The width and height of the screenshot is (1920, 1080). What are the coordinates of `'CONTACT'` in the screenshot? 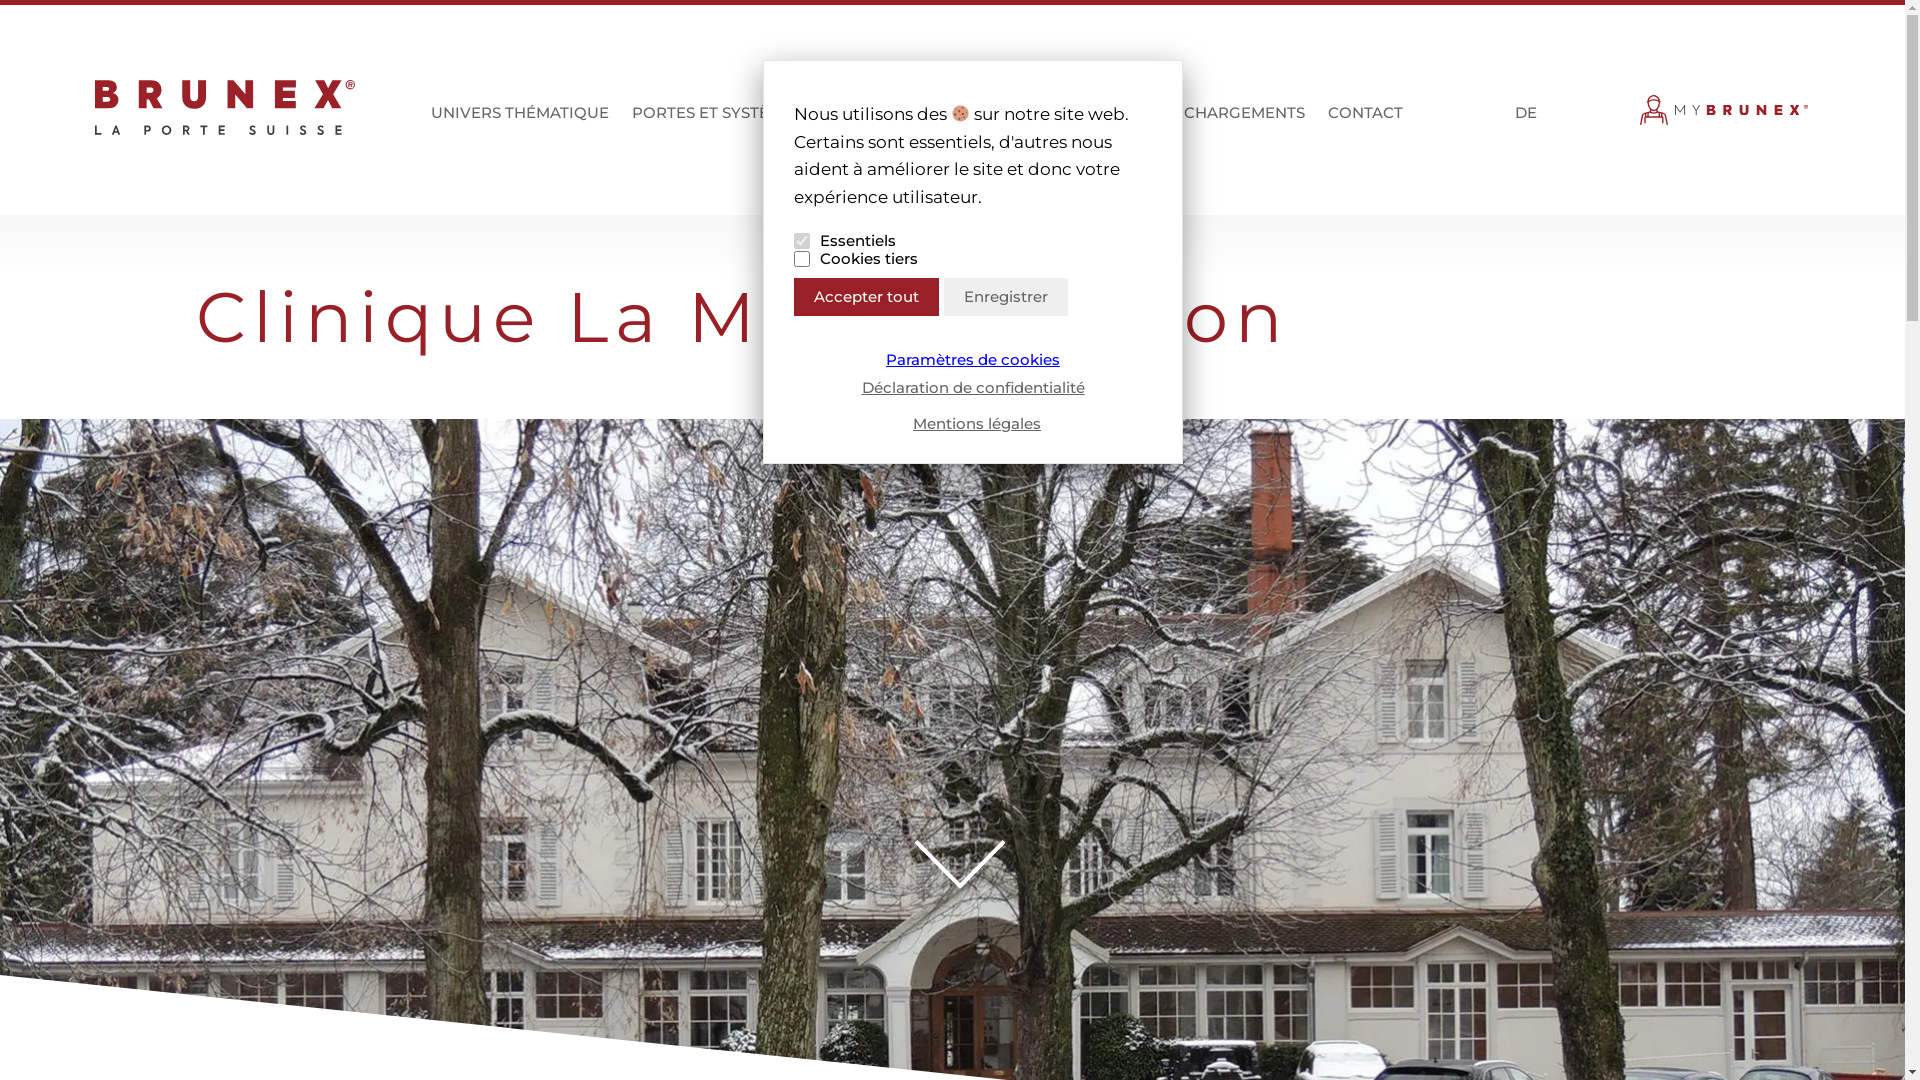 It's located at (1364, 122).